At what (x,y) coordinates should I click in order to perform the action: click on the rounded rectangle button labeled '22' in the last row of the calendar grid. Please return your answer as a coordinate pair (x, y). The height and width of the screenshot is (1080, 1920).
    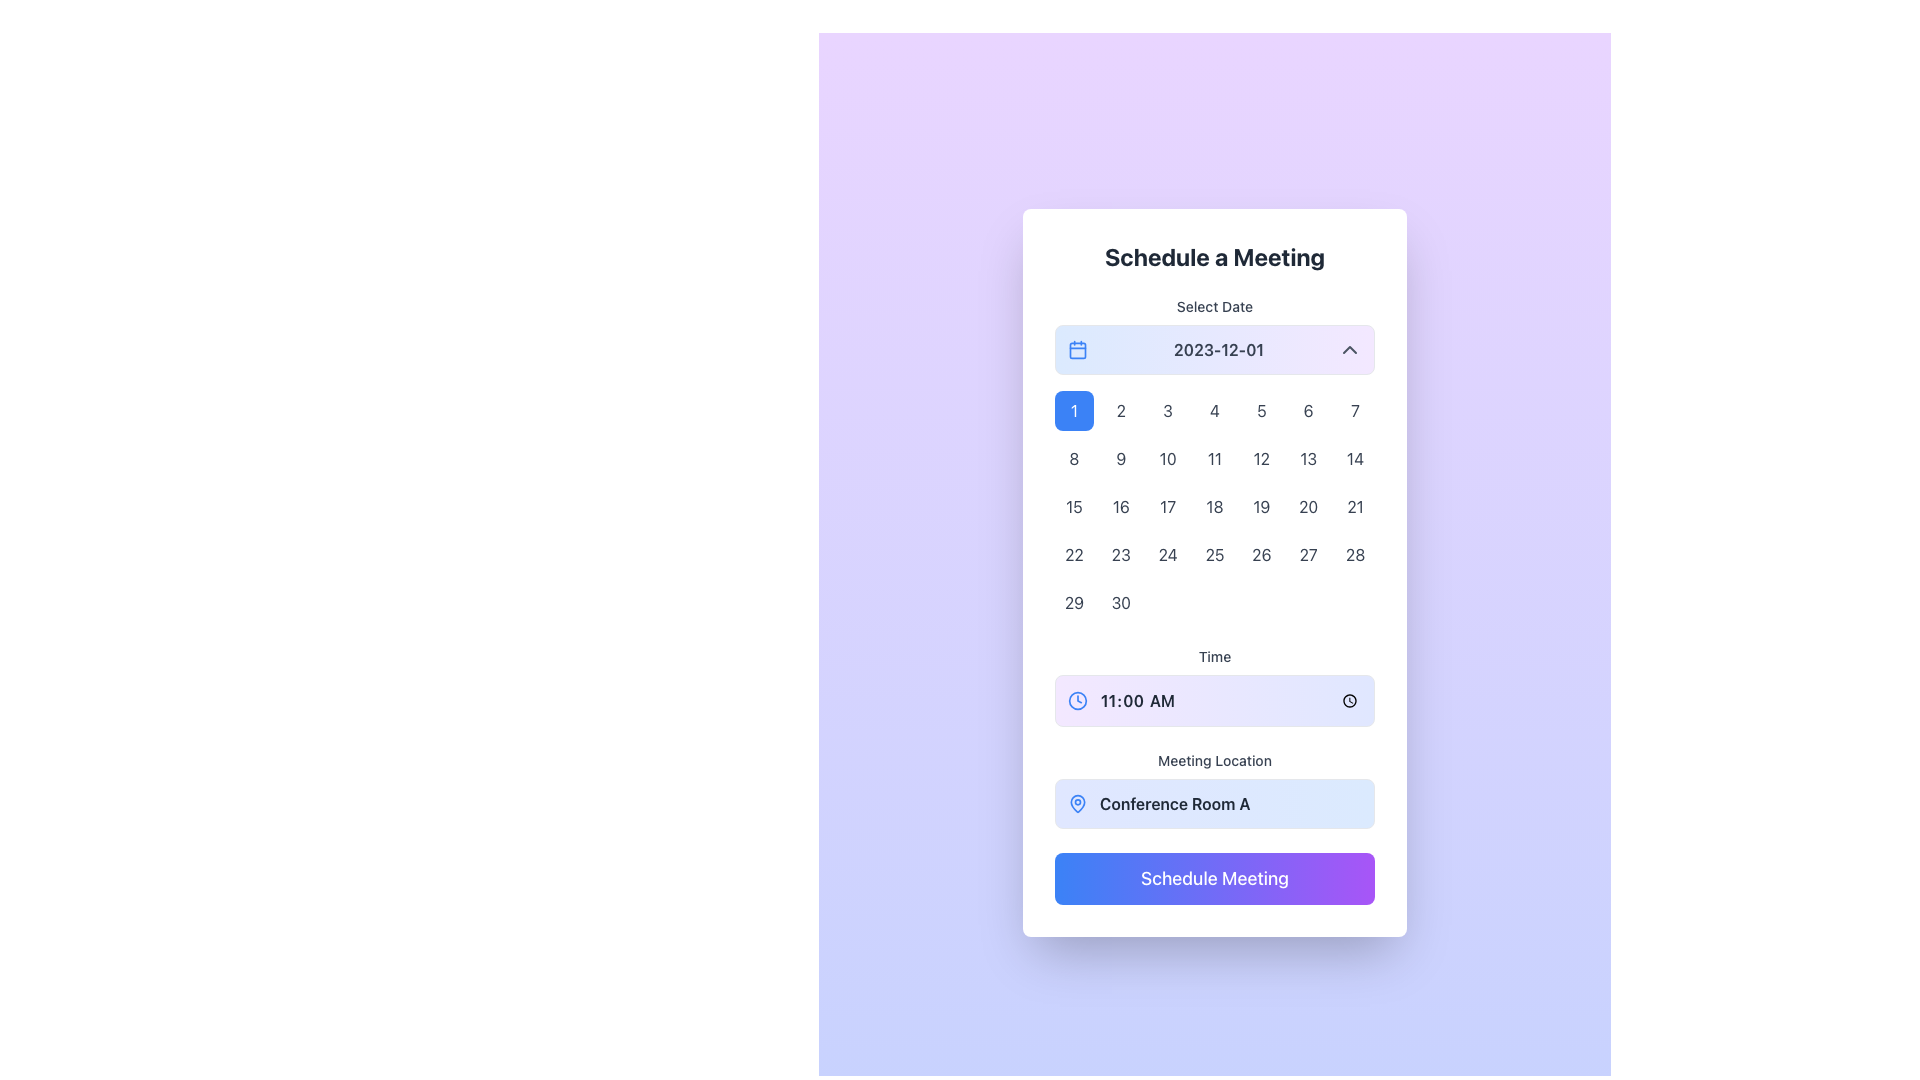
    Looking at the image, I should click on (1073, 555).